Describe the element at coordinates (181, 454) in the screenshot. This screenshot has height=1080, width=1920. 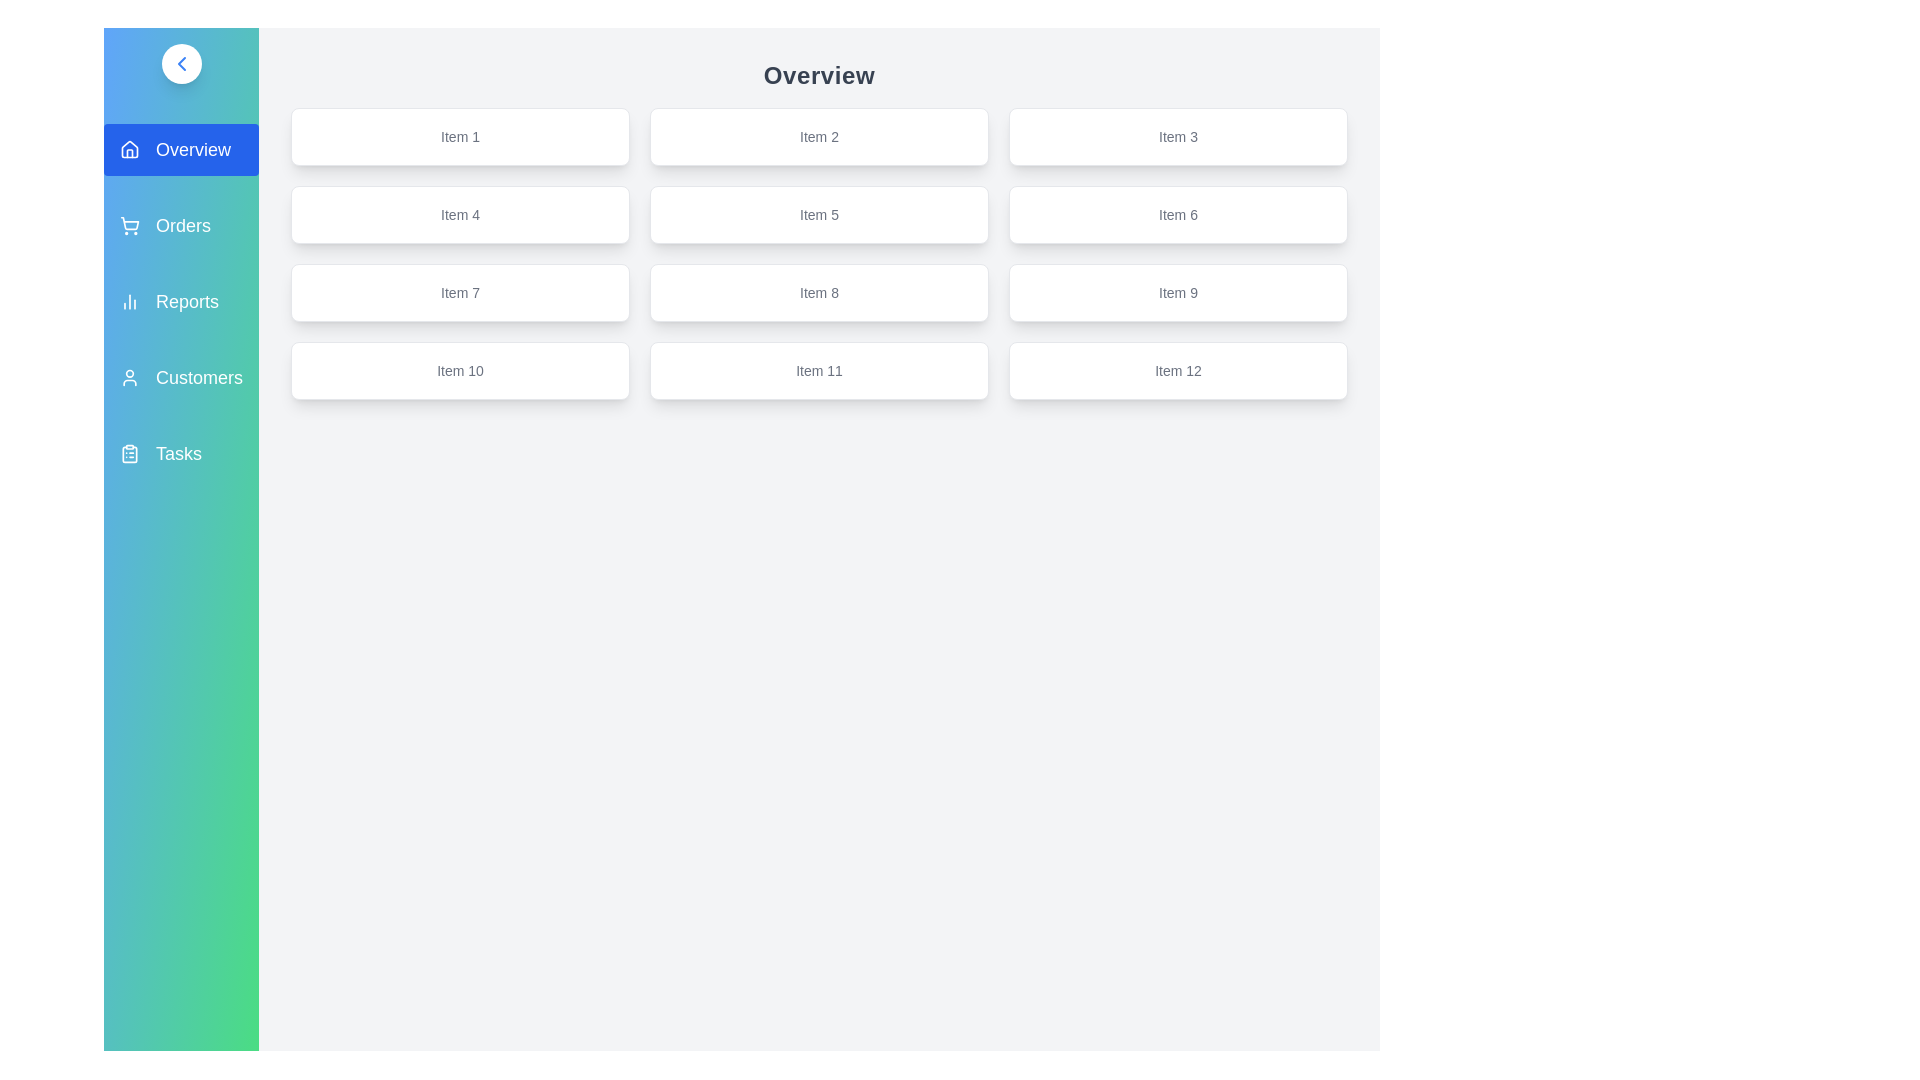
I see `the sidebar menu item labeled Tasks` at that location.